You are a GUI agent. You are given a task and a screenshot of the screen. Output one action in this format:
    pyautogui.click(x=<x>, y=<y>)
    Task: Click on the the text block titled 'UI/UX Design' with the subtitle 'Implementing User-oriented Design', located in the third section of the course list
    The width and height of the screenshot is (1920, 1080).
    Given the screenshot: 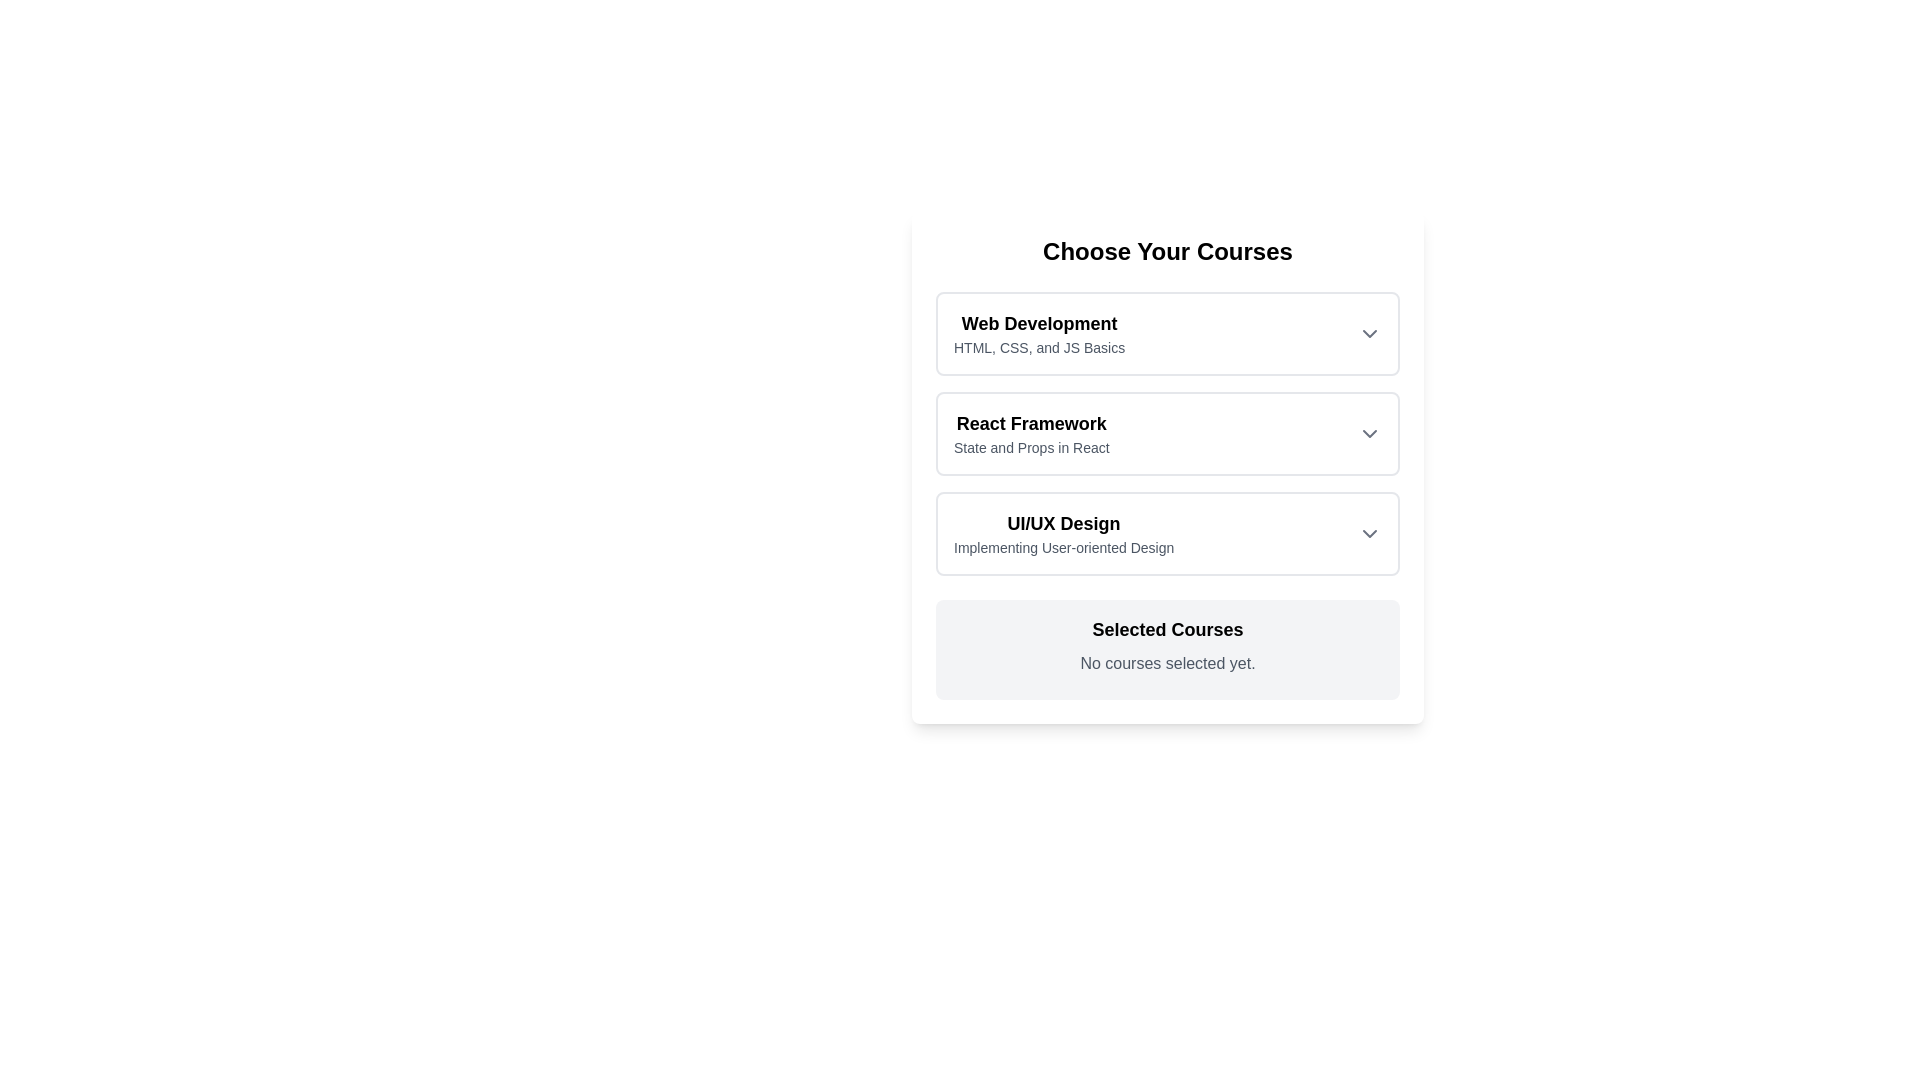 What is the action you would take?
    pyautogui.click(x=1063, y=532)
    